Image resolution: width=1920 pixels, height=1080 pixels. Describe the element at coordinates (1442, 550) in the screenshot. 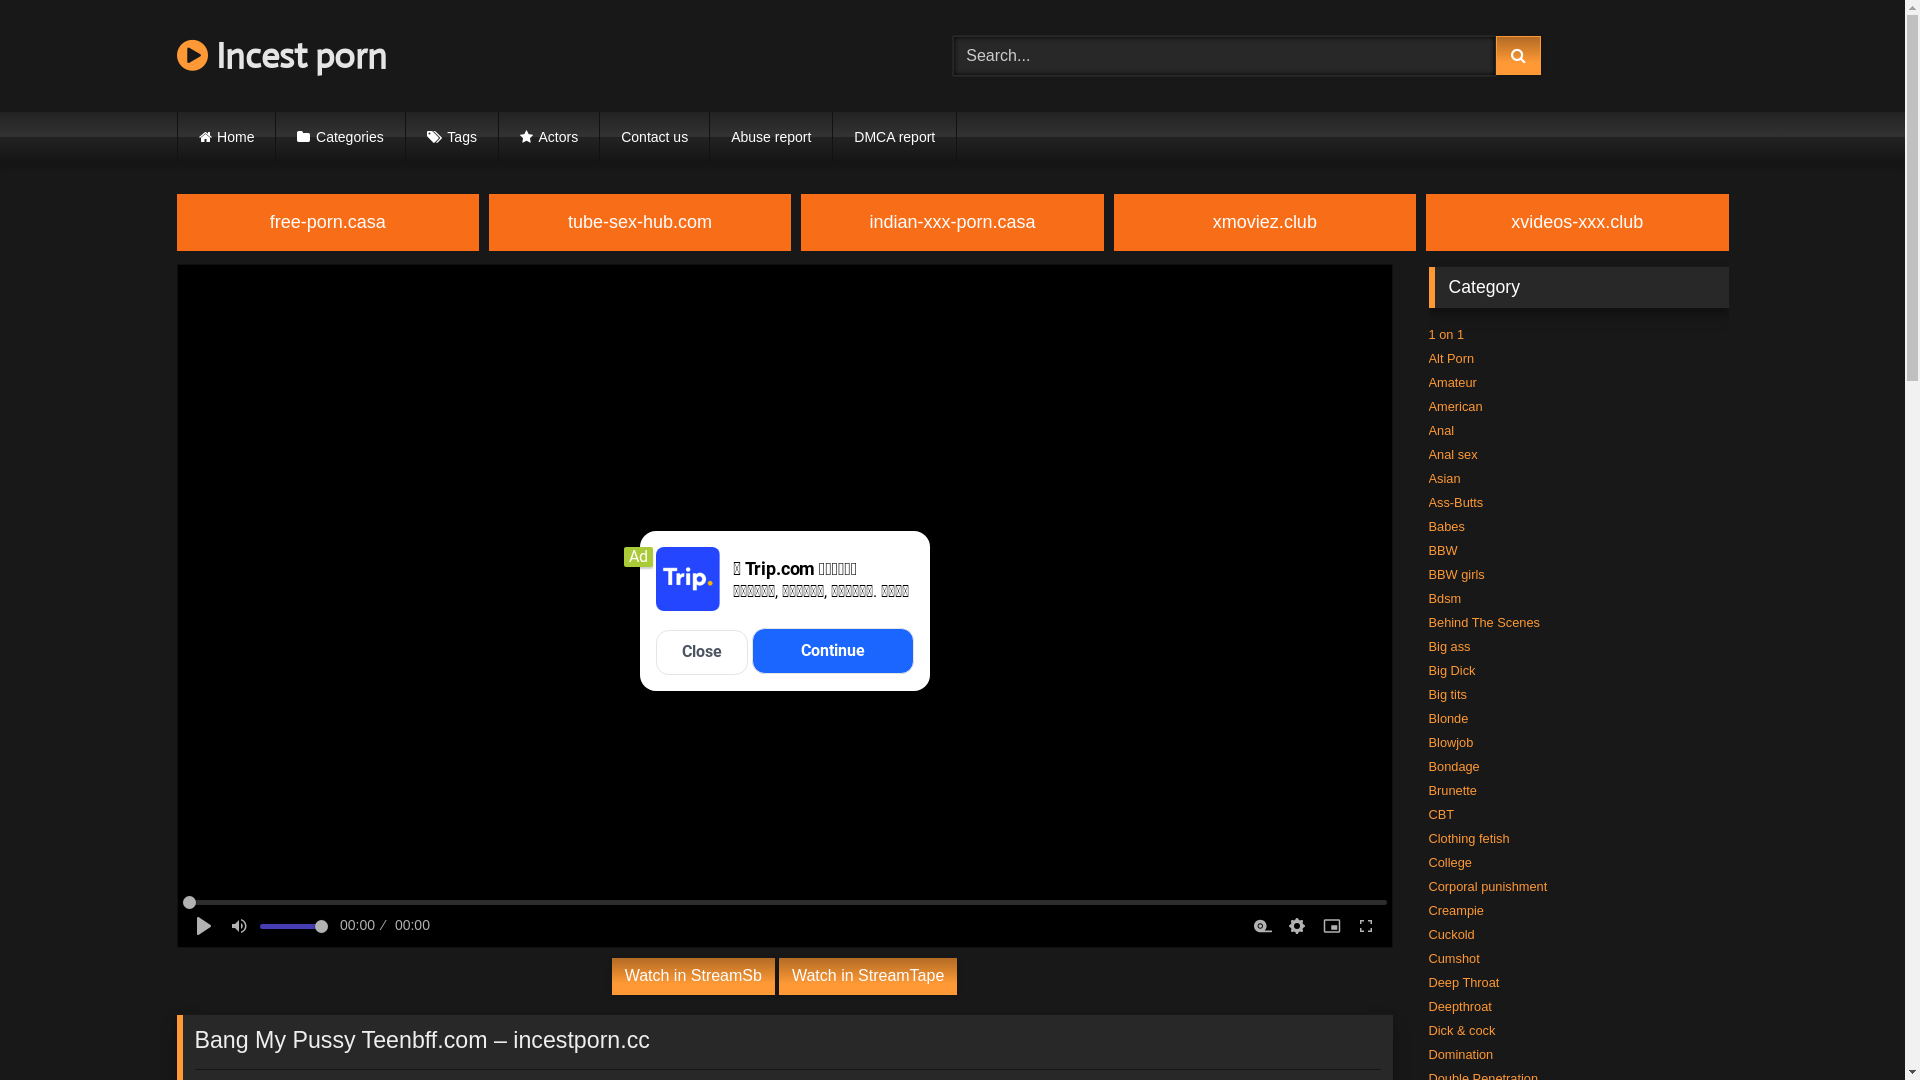

I see `'BBW'` at that location.